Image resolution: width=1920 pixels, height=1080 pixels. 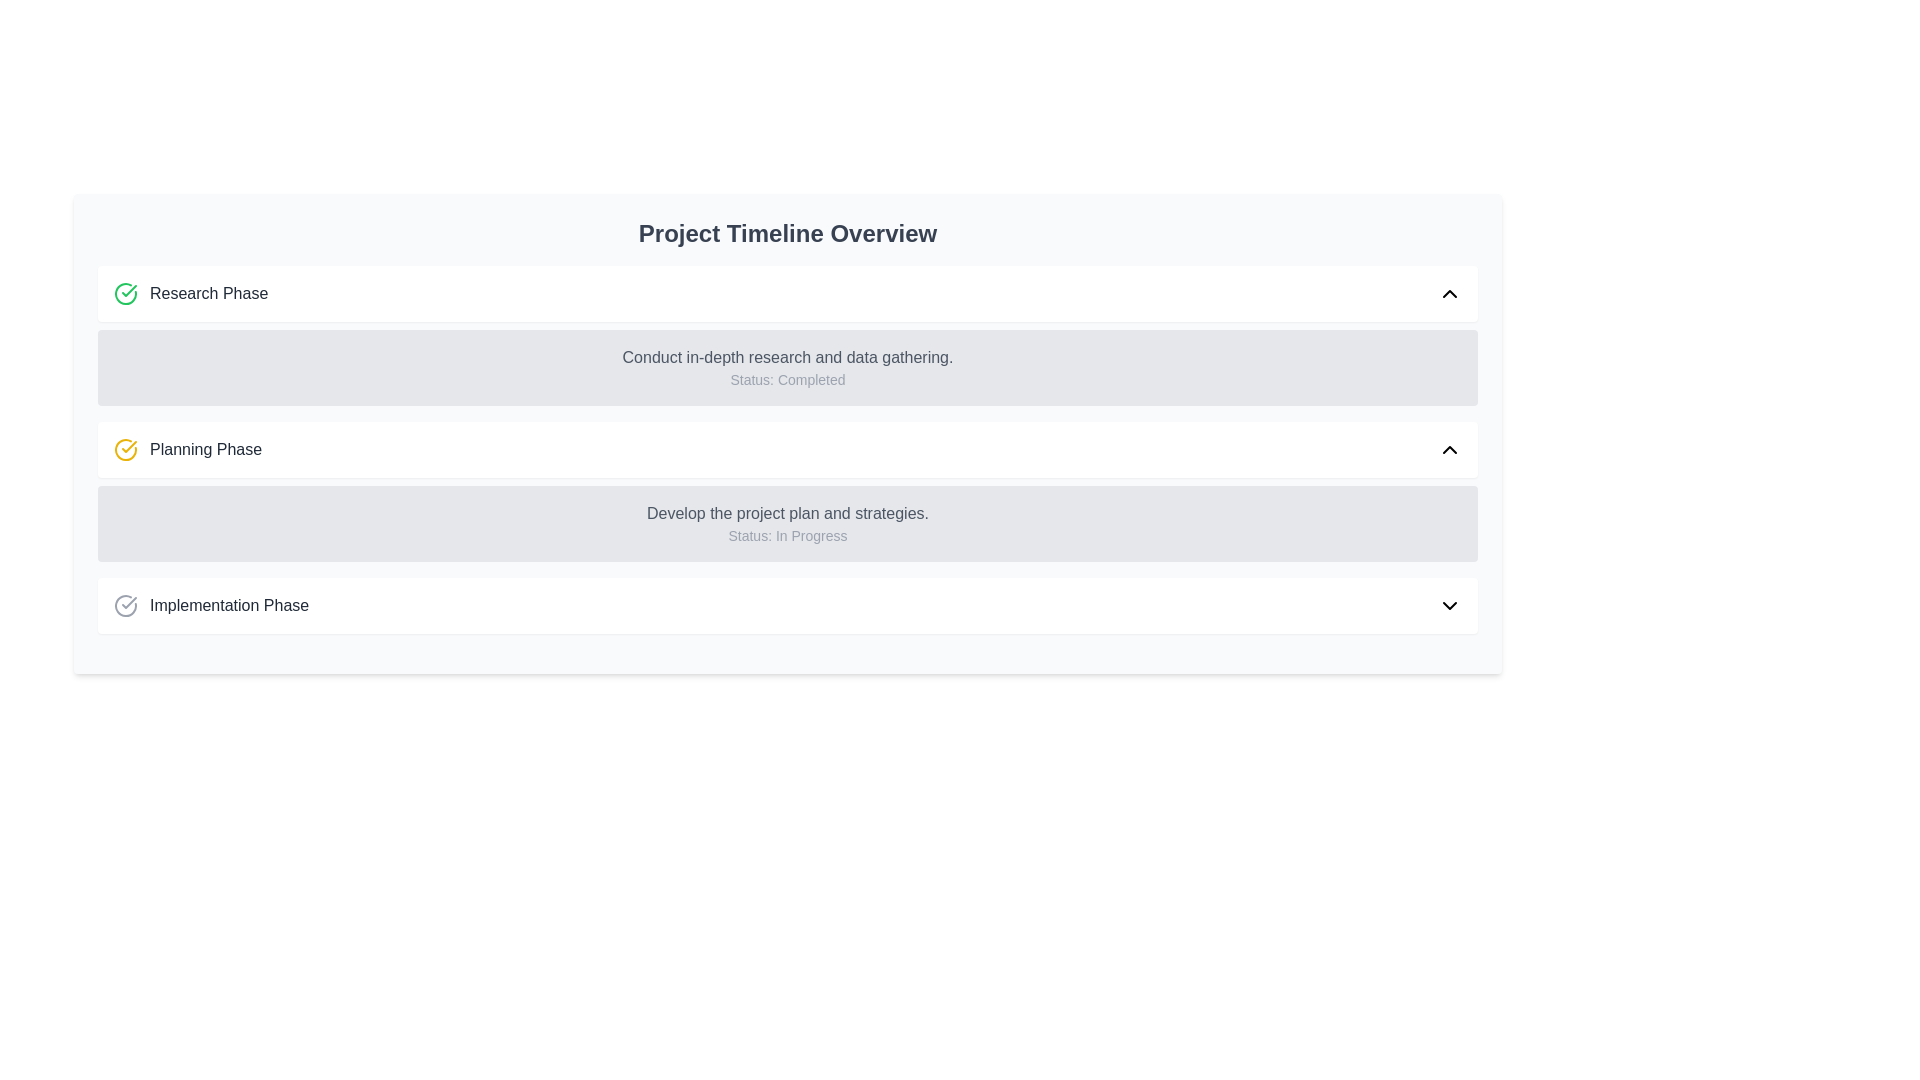 I want to click on the text label 'Project Timeline Overview', which is prominently positioned at the top of the interface and styled with a bold font, so click(x=786, y=233).